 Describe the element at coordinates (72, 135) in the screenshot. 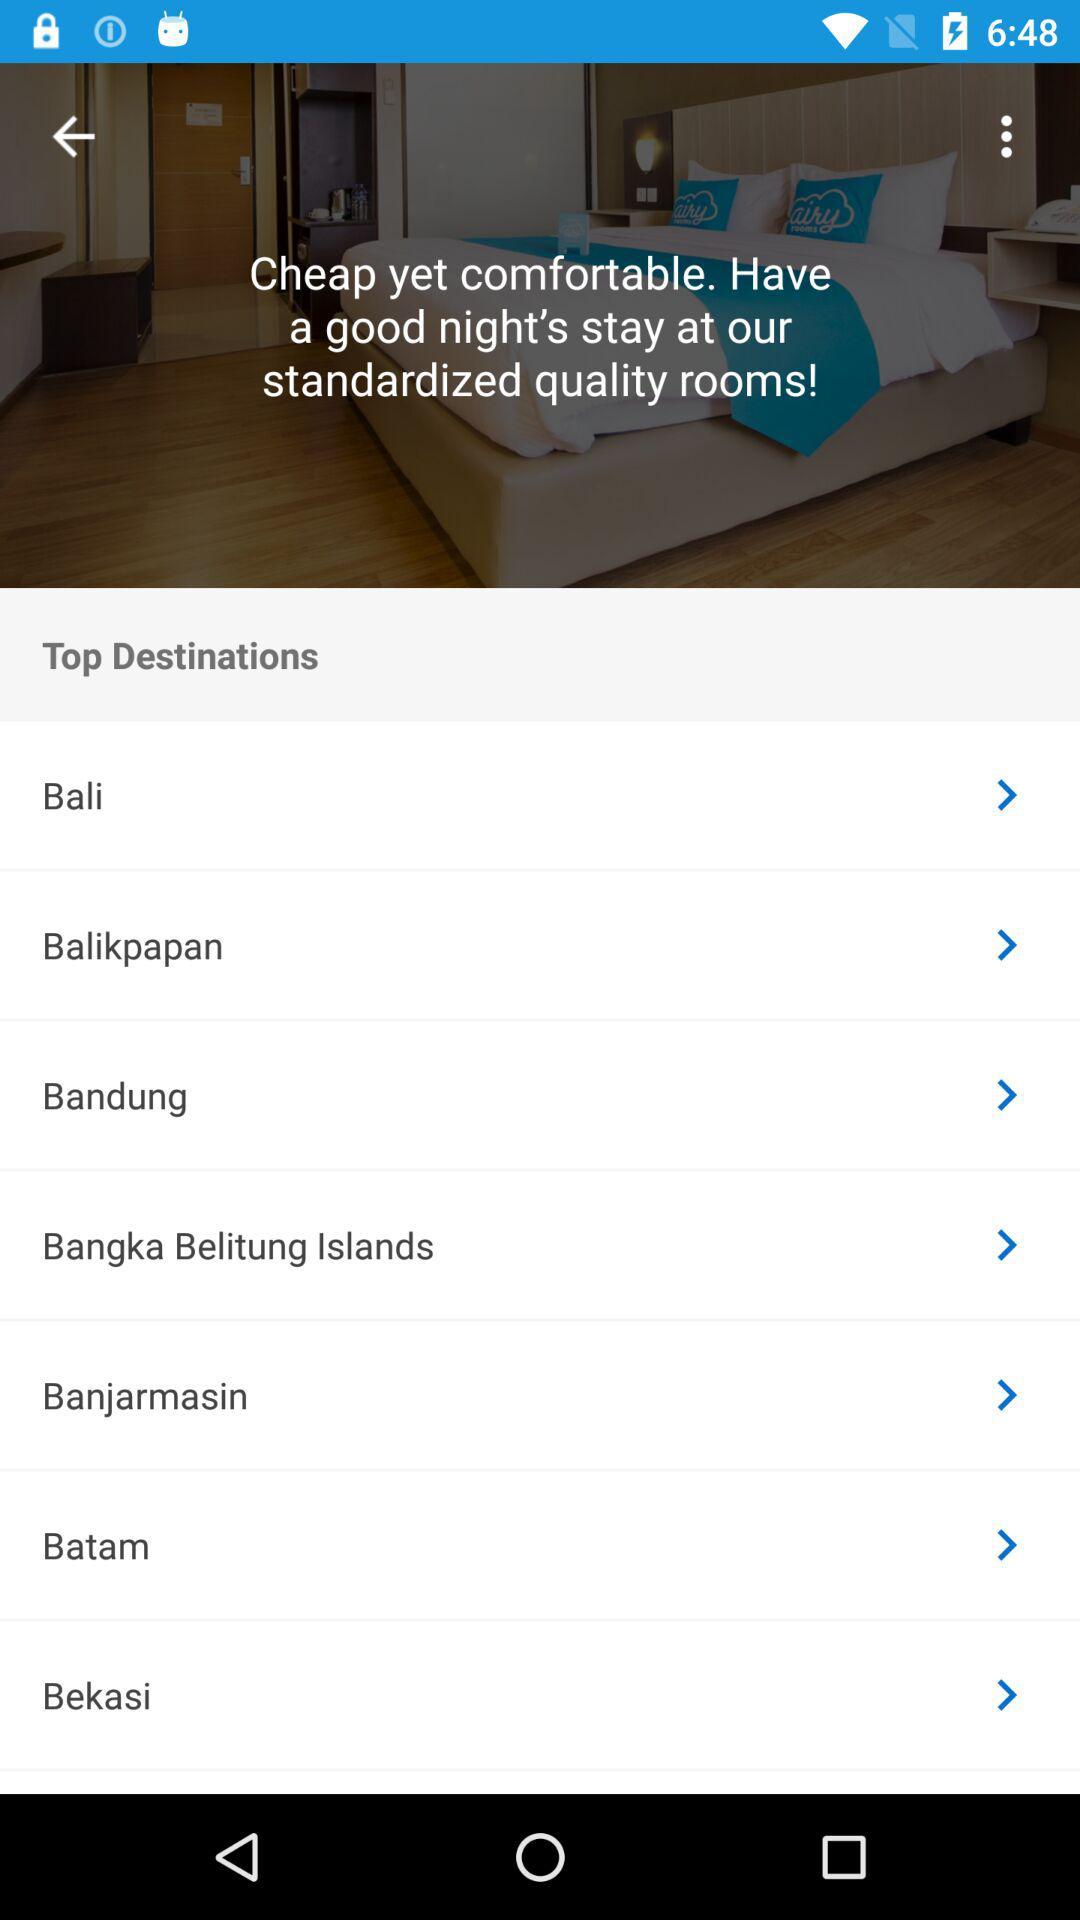

I see `item above top destinations icon` at that location.